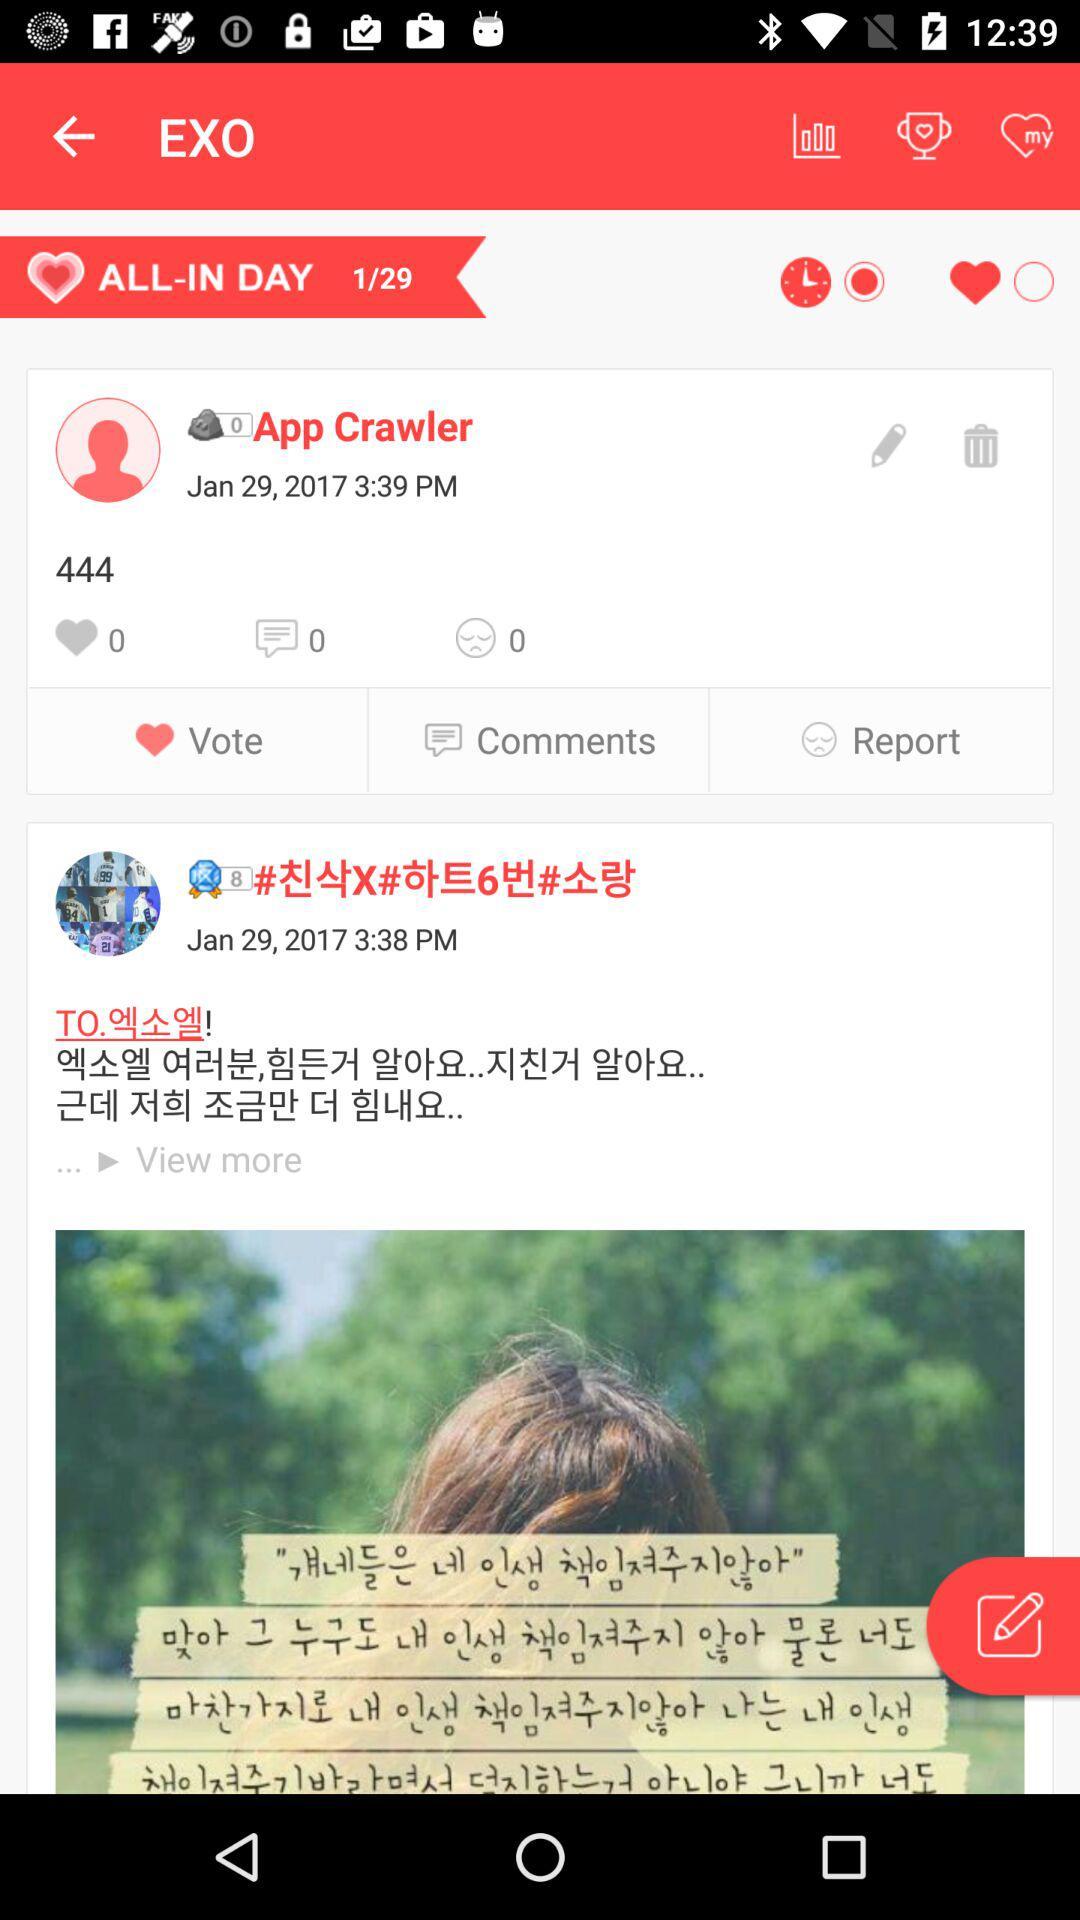  Describe the element at coordinates (72, 135) in the screenshot. I see `item next to exo app` at that location.